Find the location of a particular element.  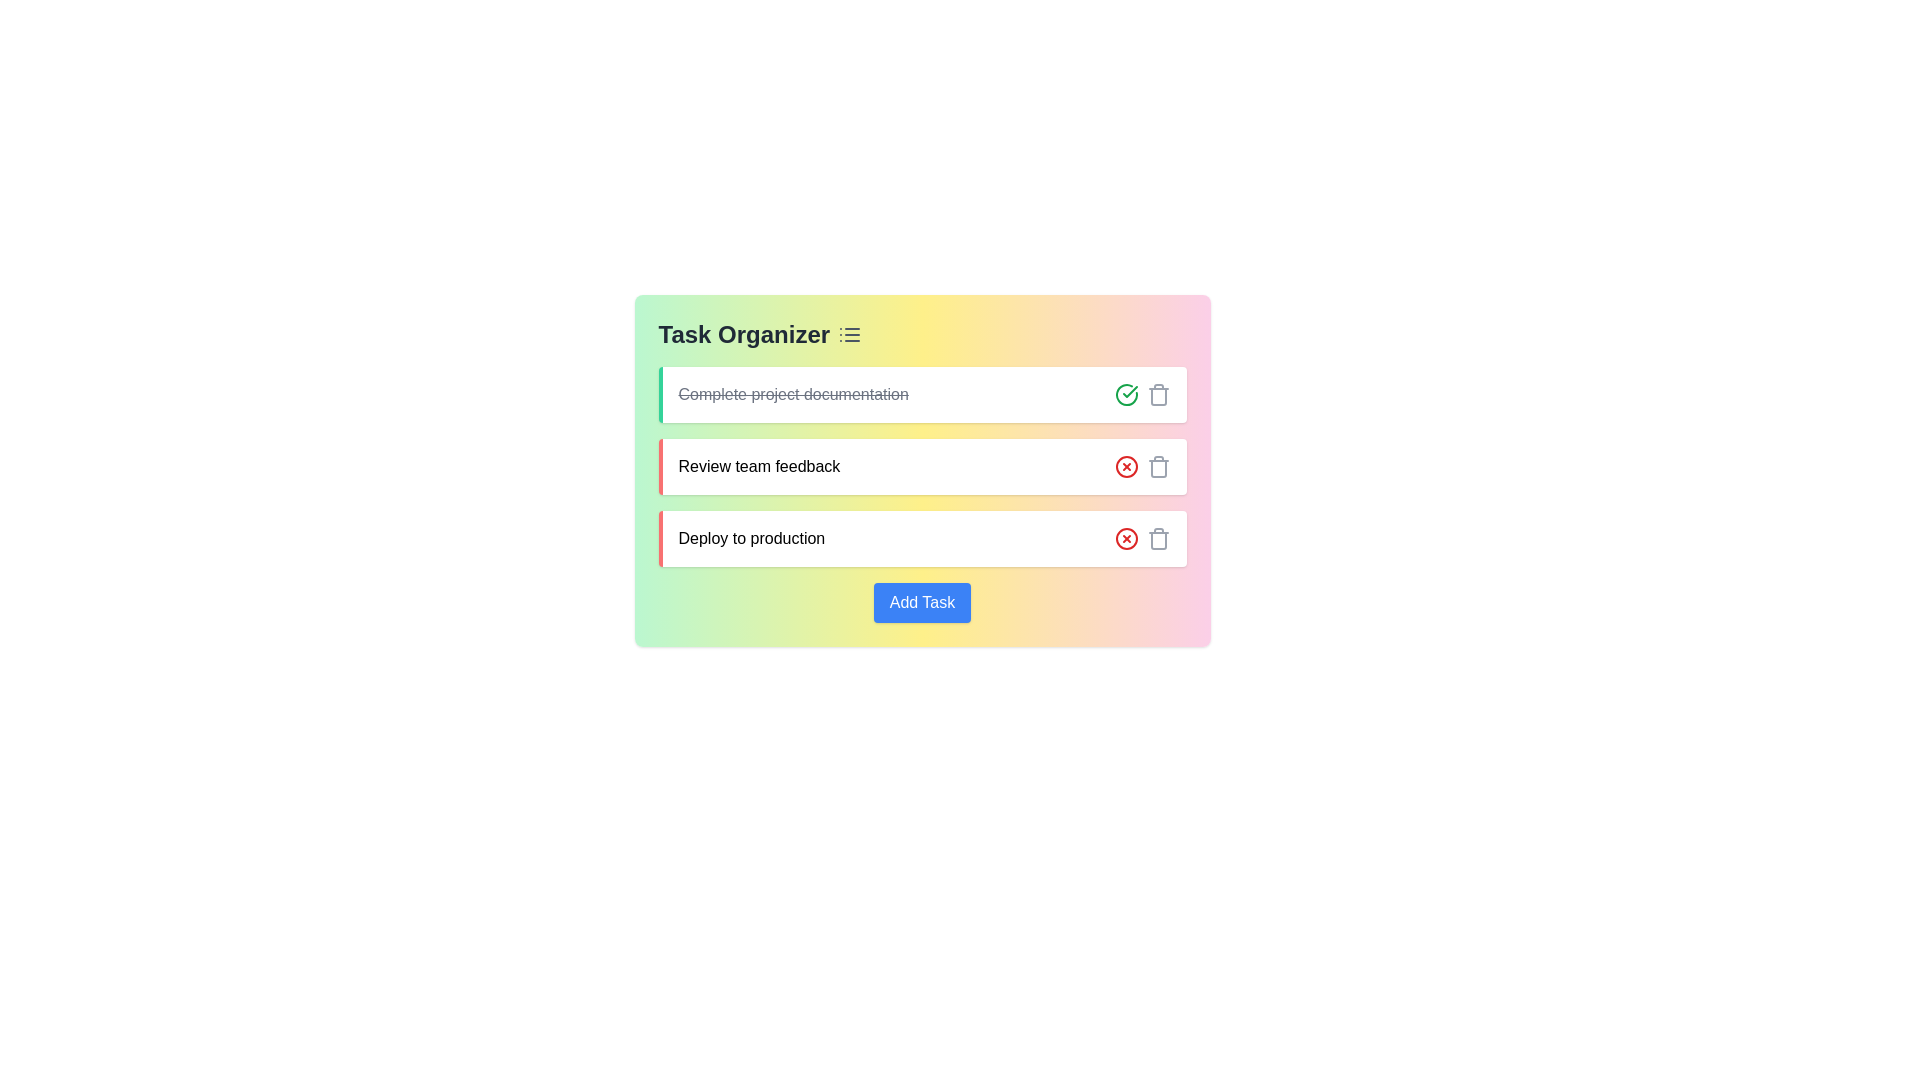

the main body of the trash bin icon within the 'Deploy to production' task row in the task management interface is located at coordinates (1158, 540).